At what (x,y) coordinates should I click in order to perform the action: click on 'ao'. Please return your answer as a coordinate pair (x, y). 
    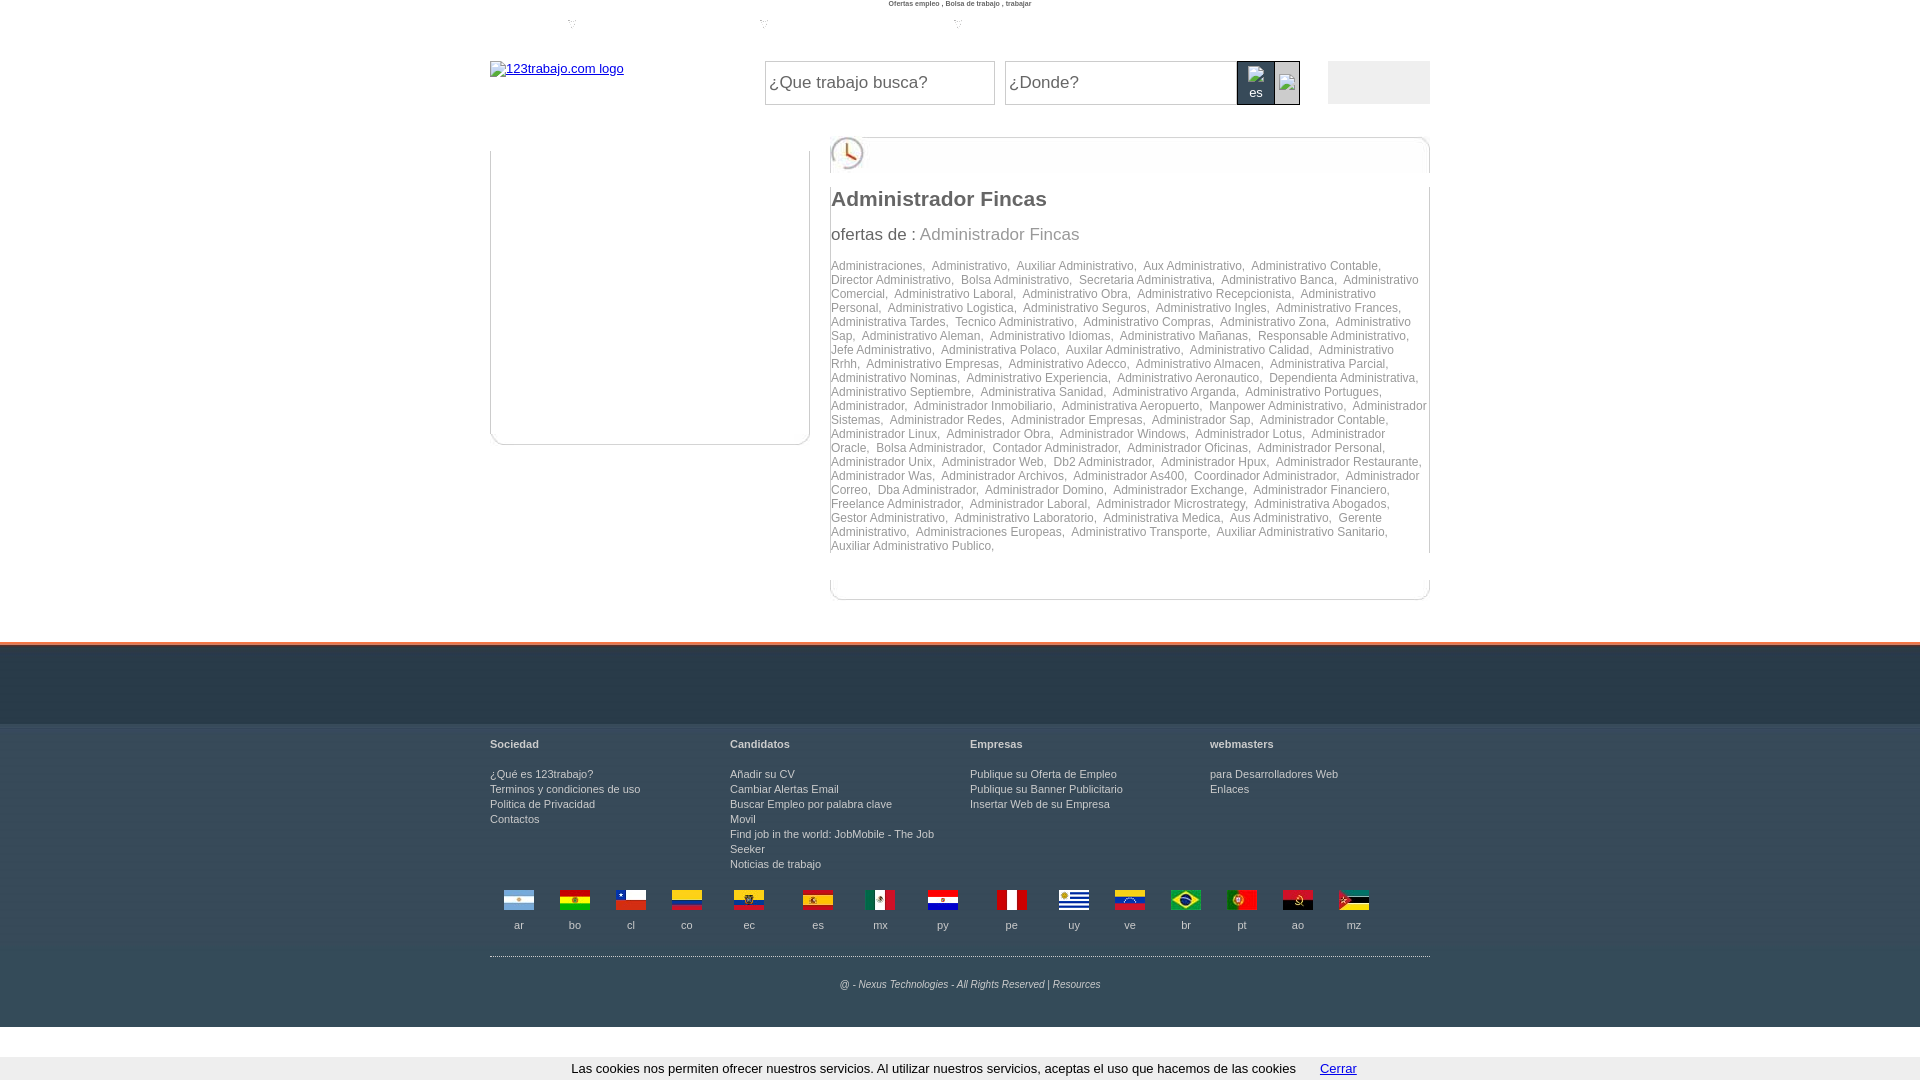
    Looking at the image, I should click on (1297, 925).